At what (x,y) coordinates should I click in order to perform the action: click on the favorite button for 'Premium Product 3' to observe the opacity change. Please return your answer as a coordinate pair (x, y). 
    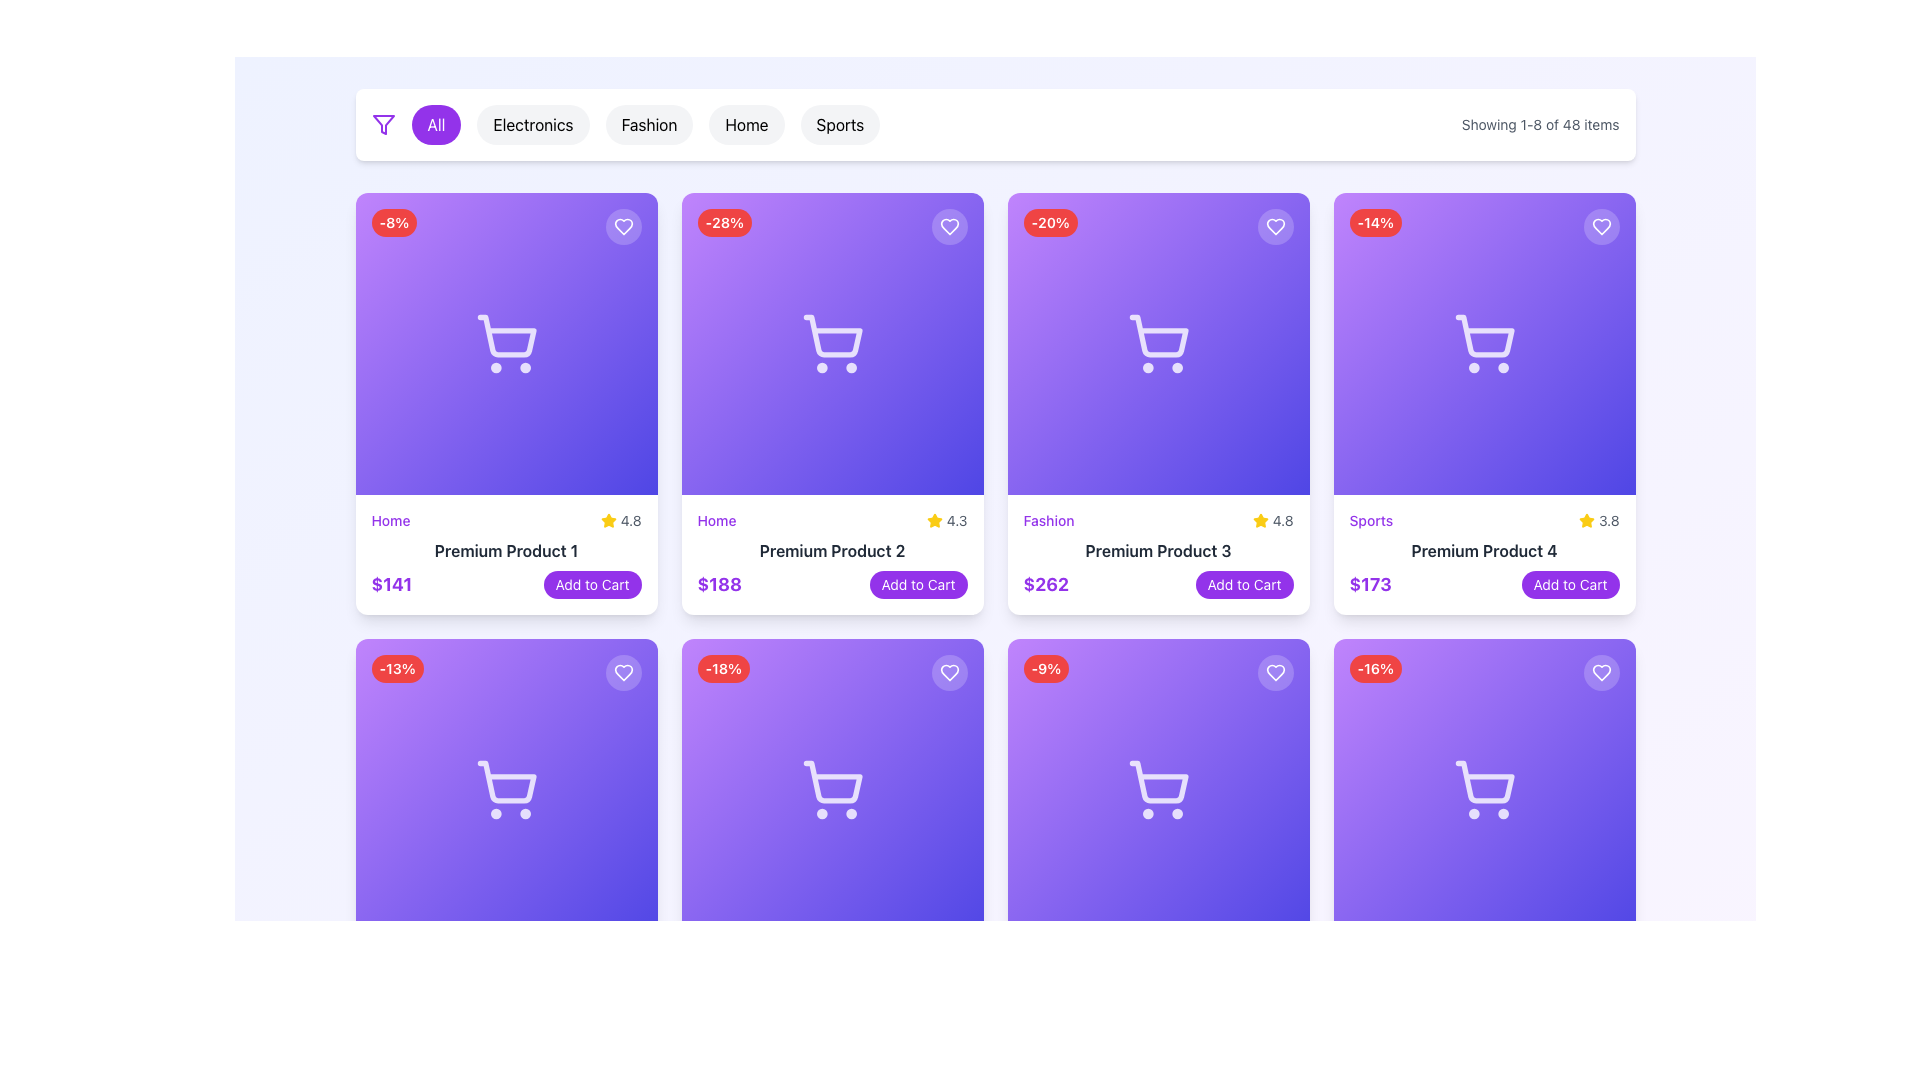
    Looking at the image, I should click on (1274, 226).